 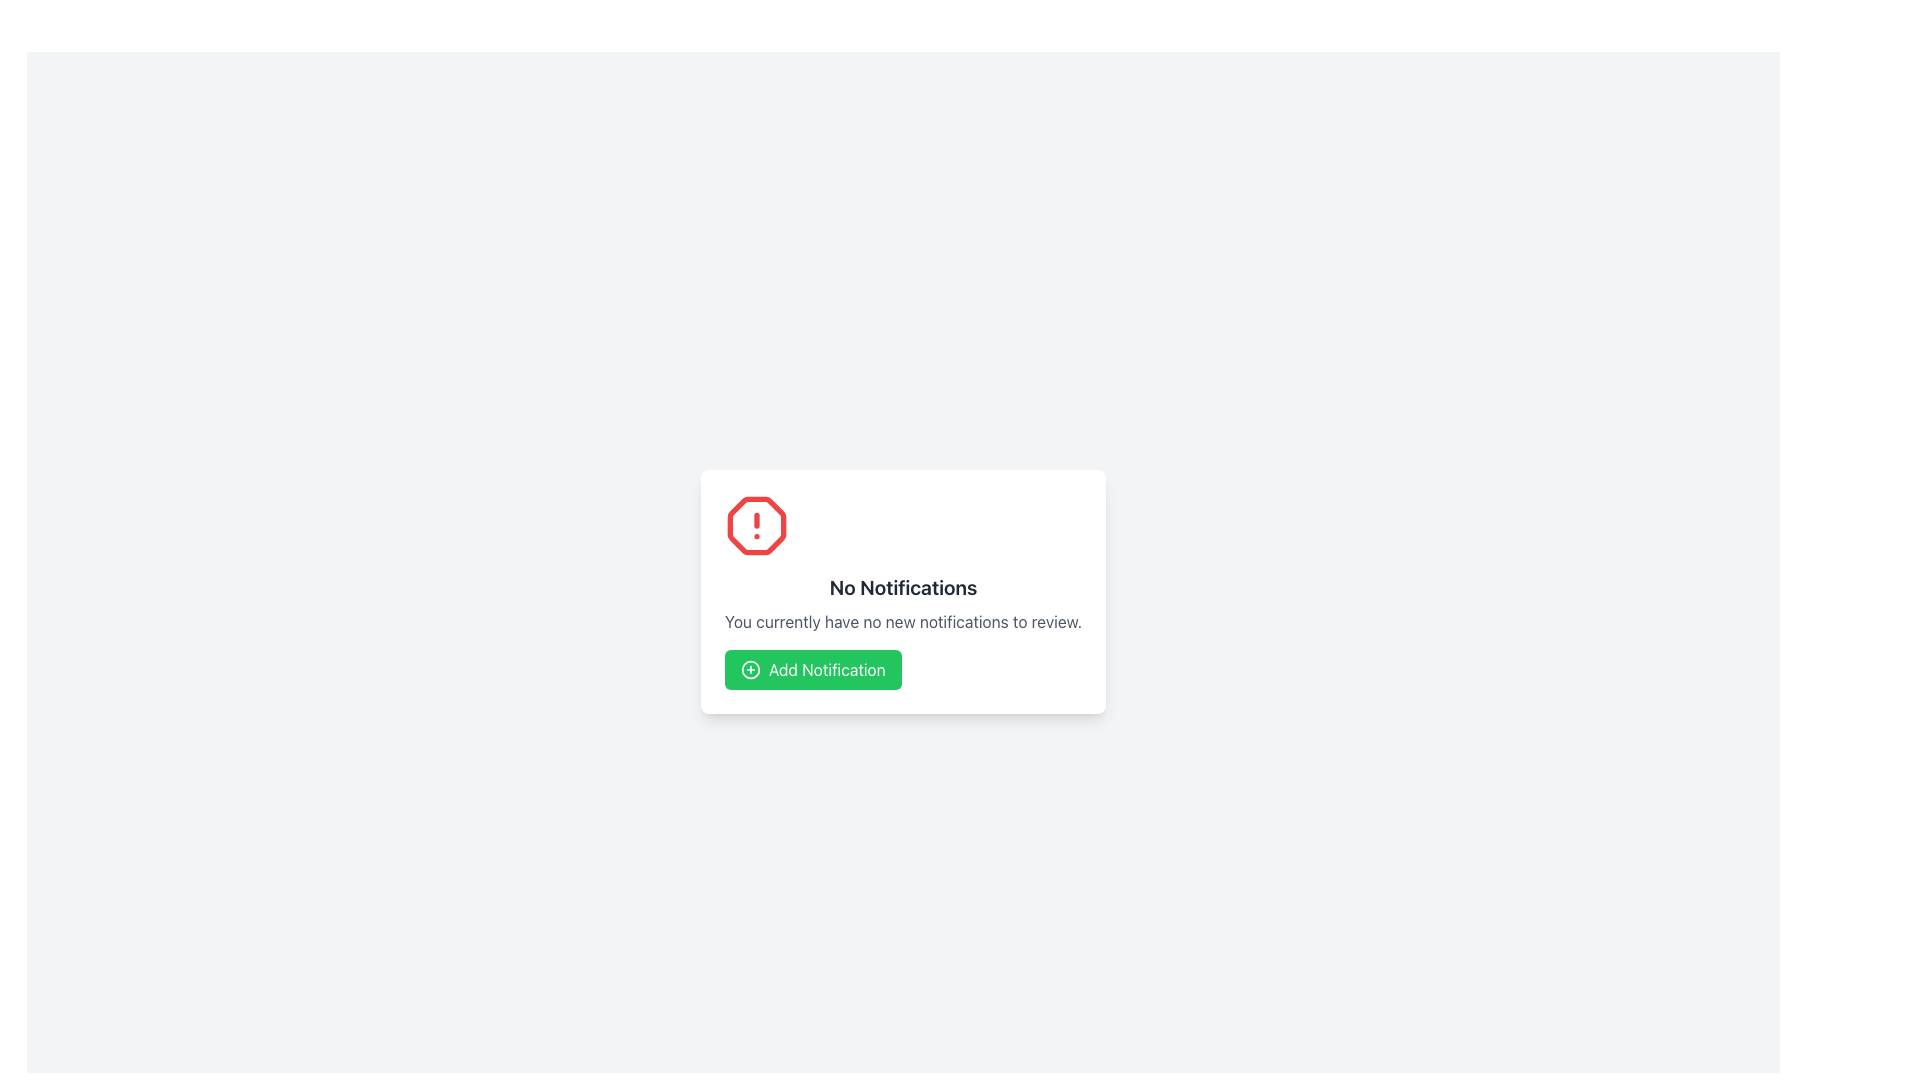 What do you see at coordinates (756, 524) in the screenshot?
I see `the visual alert icon located at the top of the notification card, which indicates the presence or absence of important notifications` at bounding box center [756, 524].